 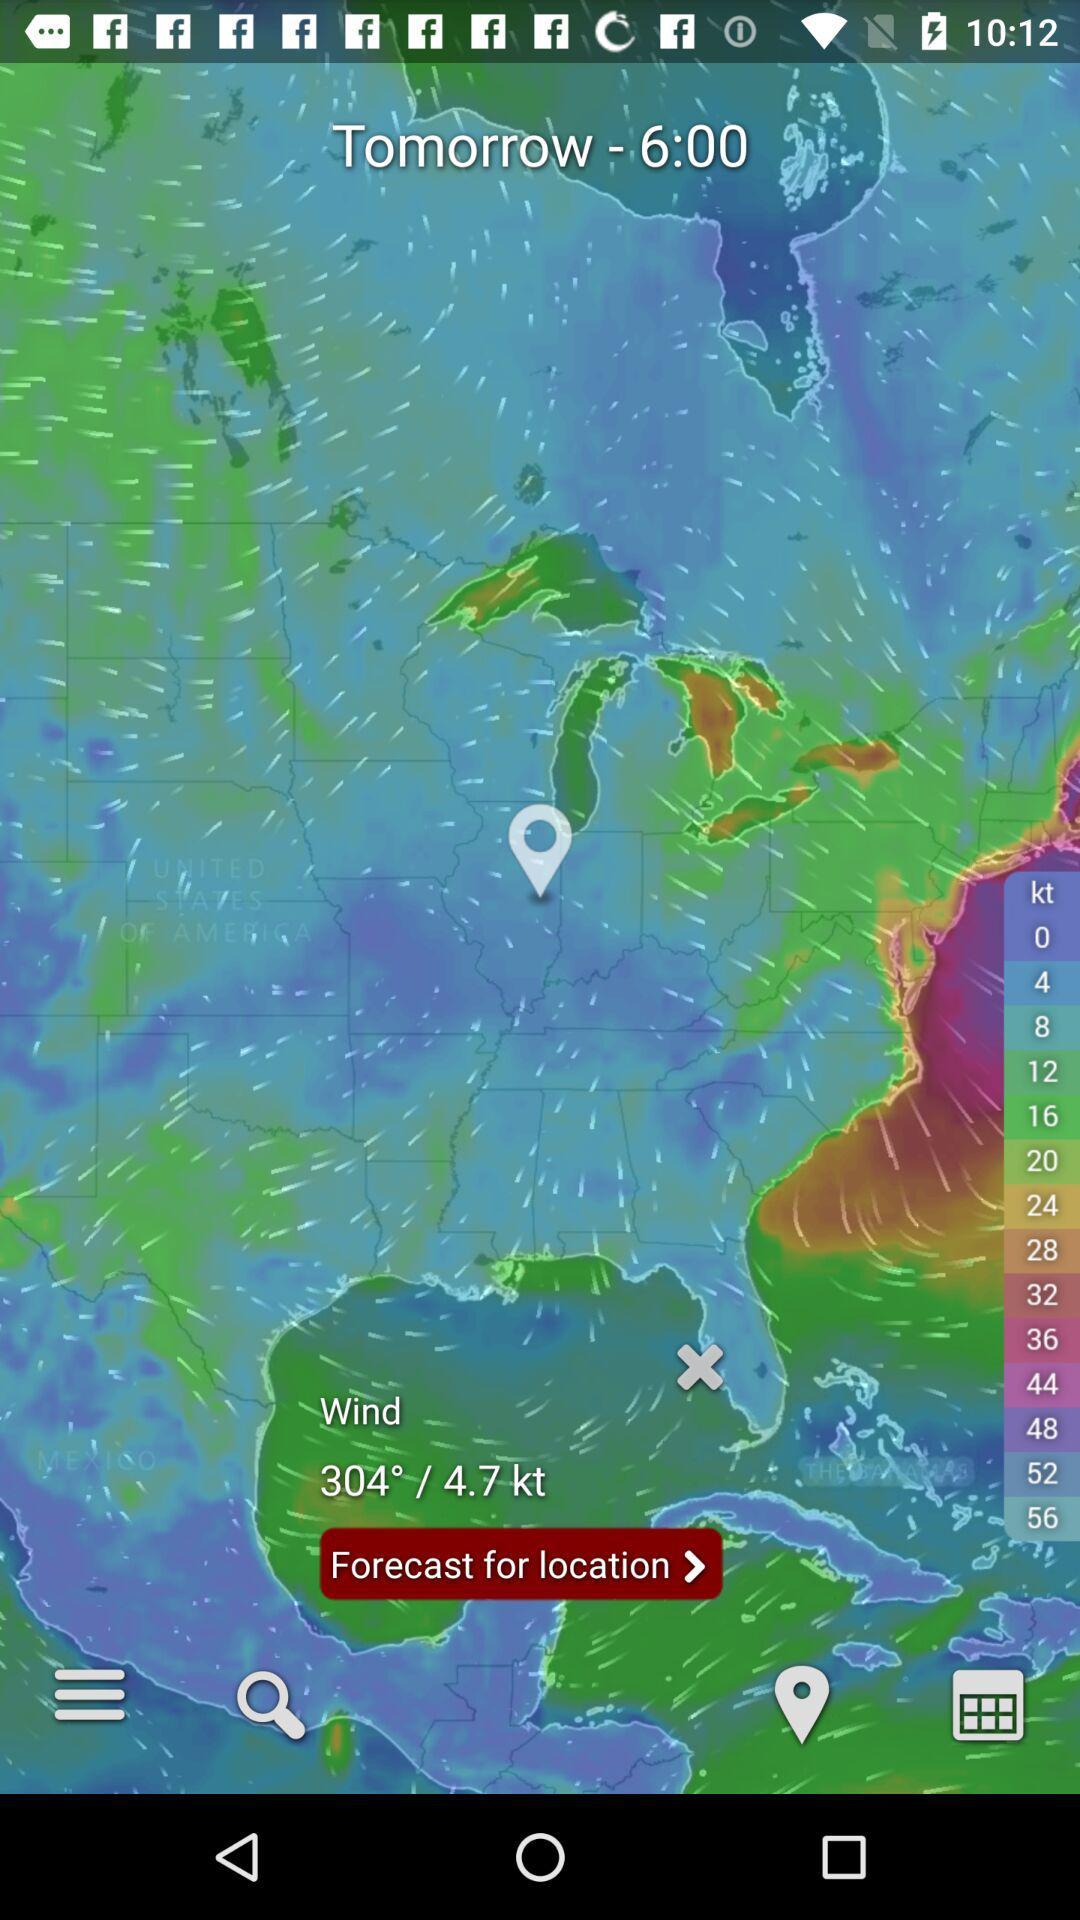 I want to click on the icon below tomorrow - 6:00 item, so click(x=271, y=1702).